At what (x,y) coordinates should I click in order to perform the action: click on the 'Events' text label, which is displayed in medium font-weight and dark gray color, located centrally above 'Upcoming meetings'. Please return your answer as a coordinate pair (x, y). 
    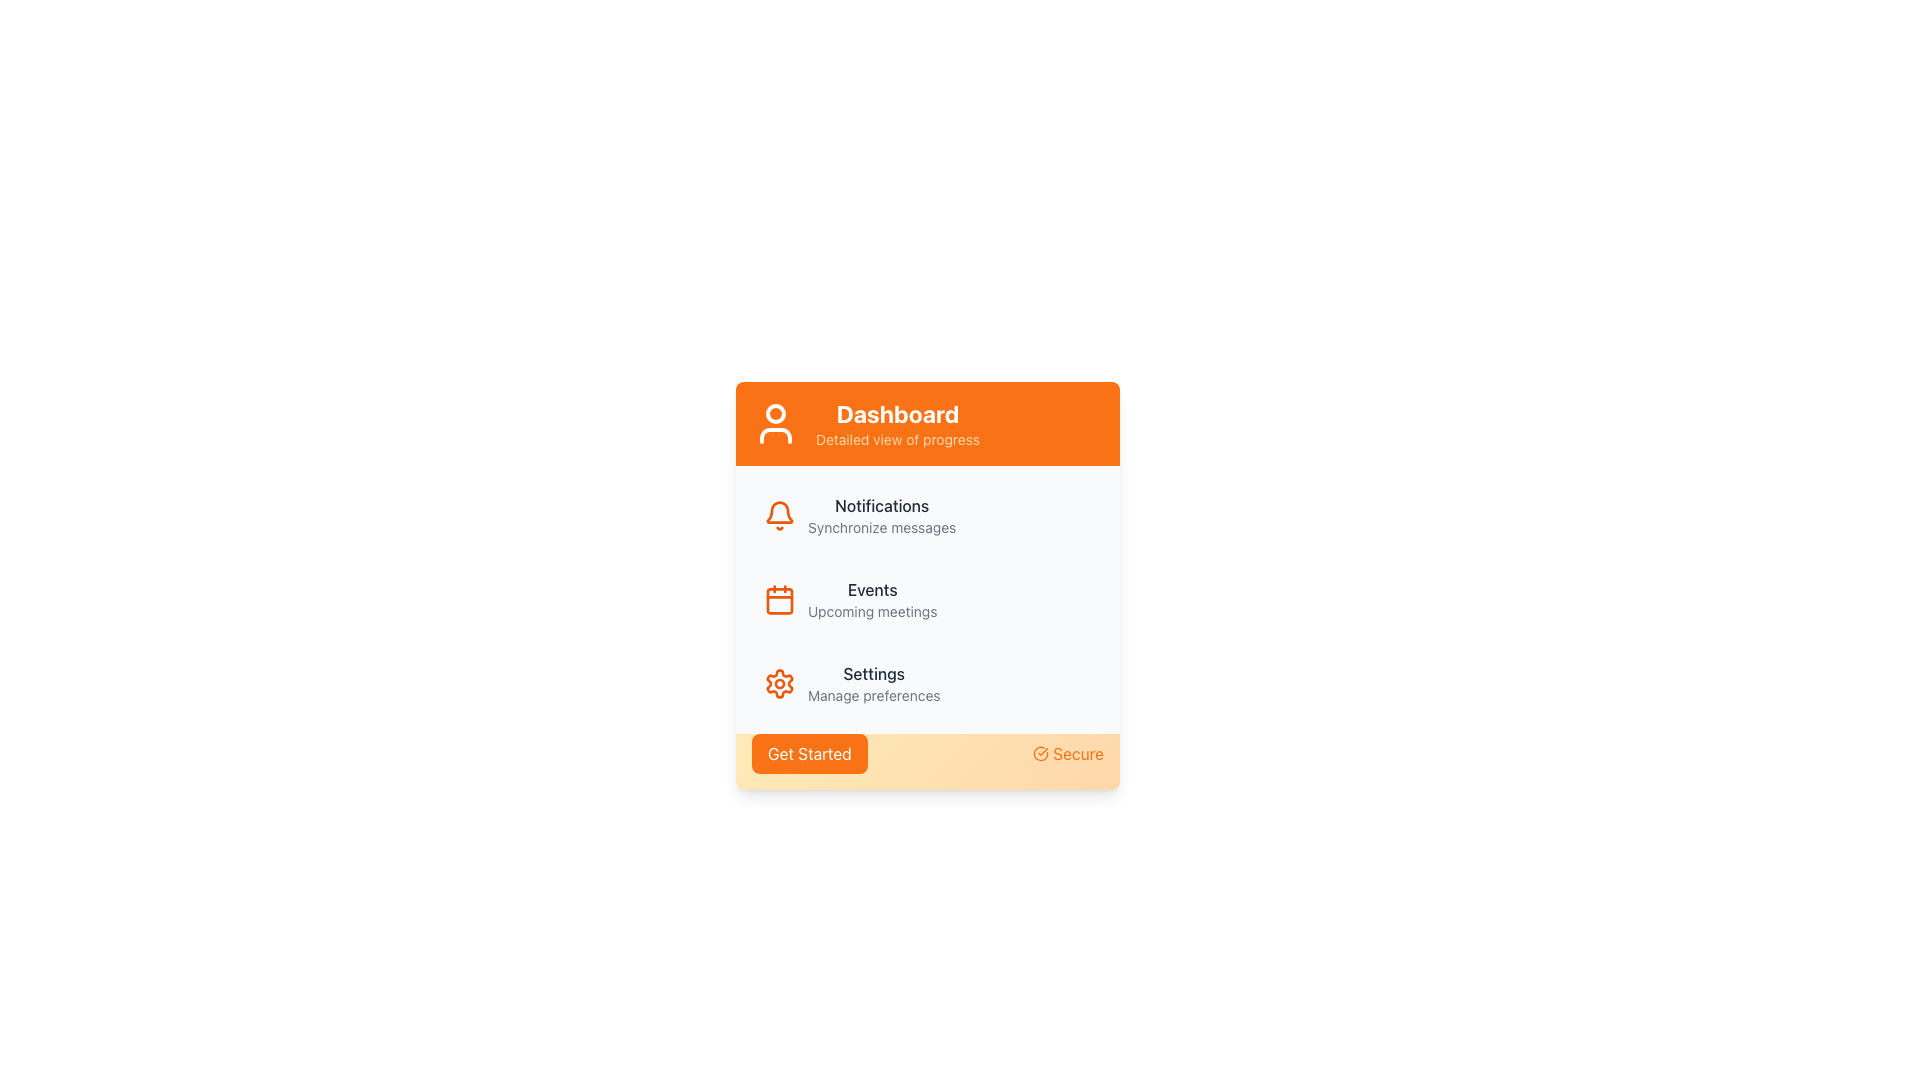
    Looking at the image, I should click on (872, 589).